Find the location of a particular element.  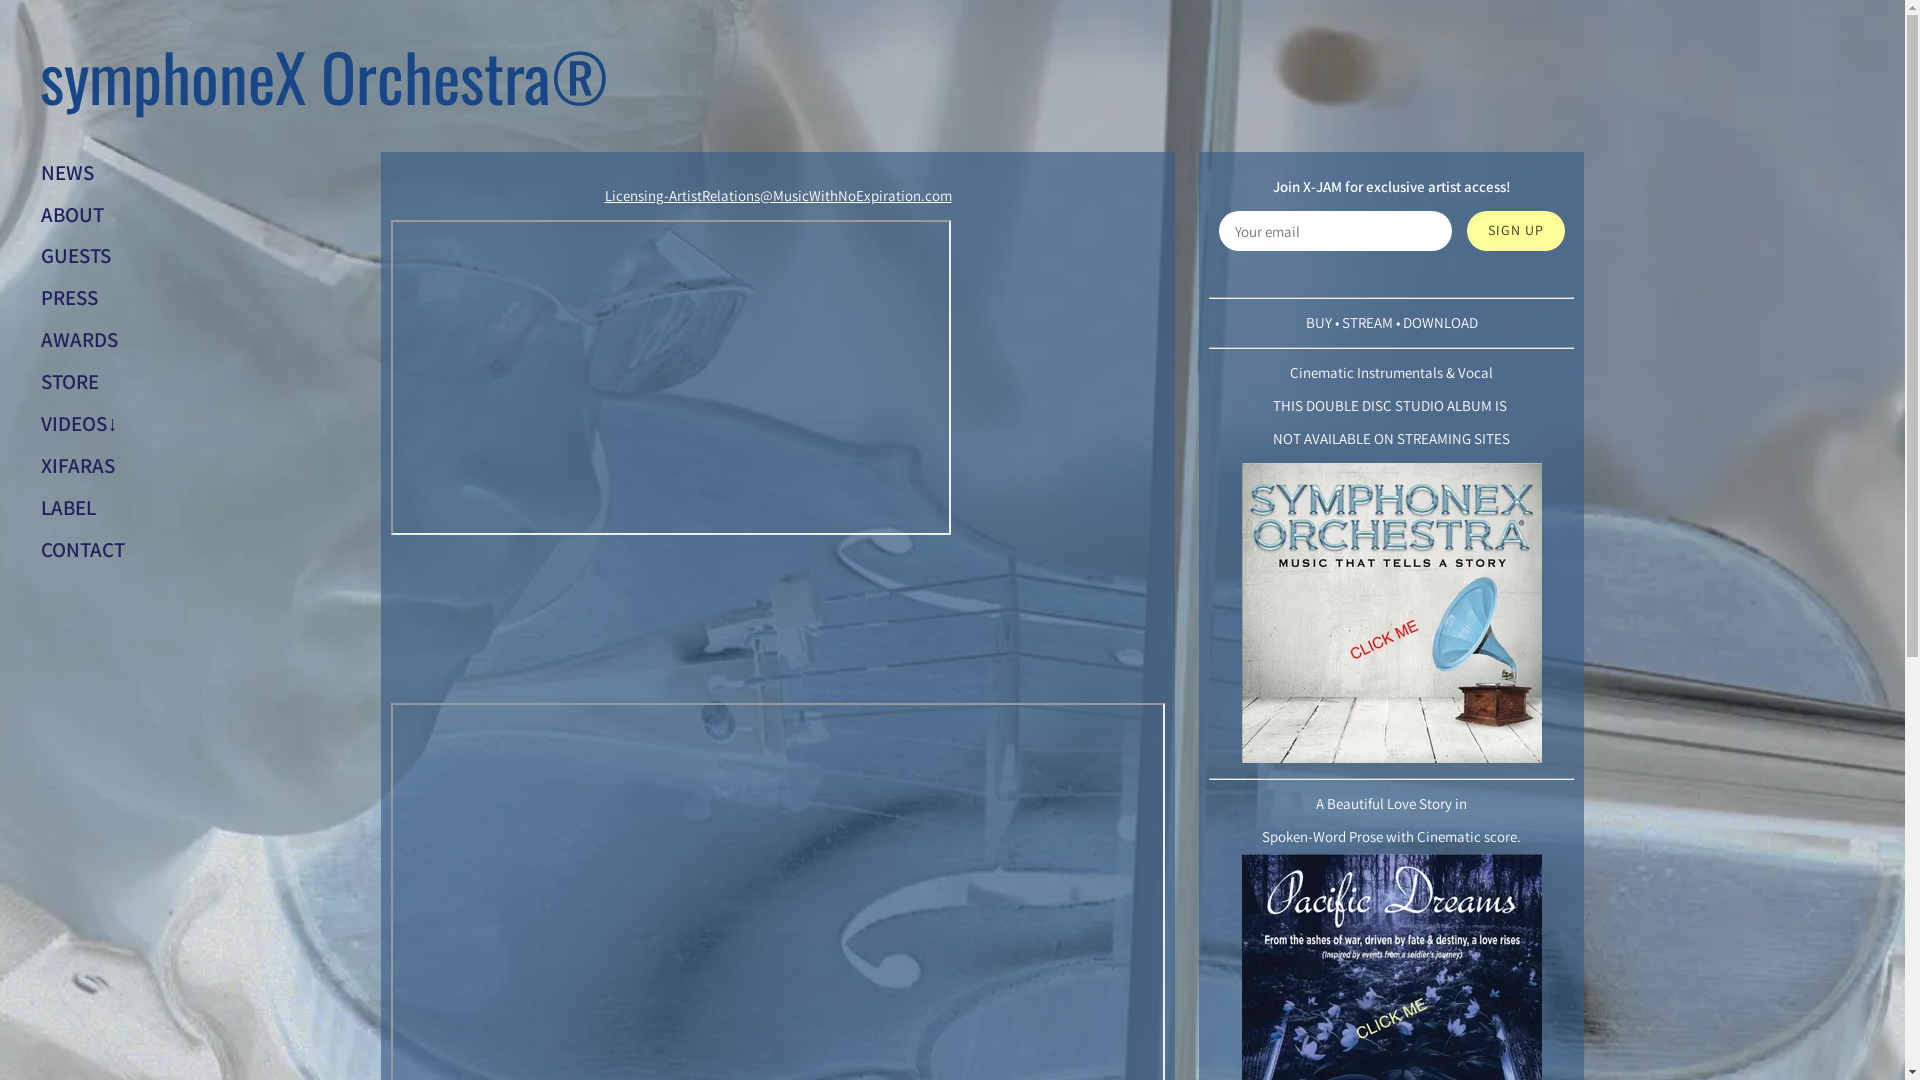

'Licensing-ArtistRelations@MusicWithNoExpiration.com' is located at coordinates (777, 195).